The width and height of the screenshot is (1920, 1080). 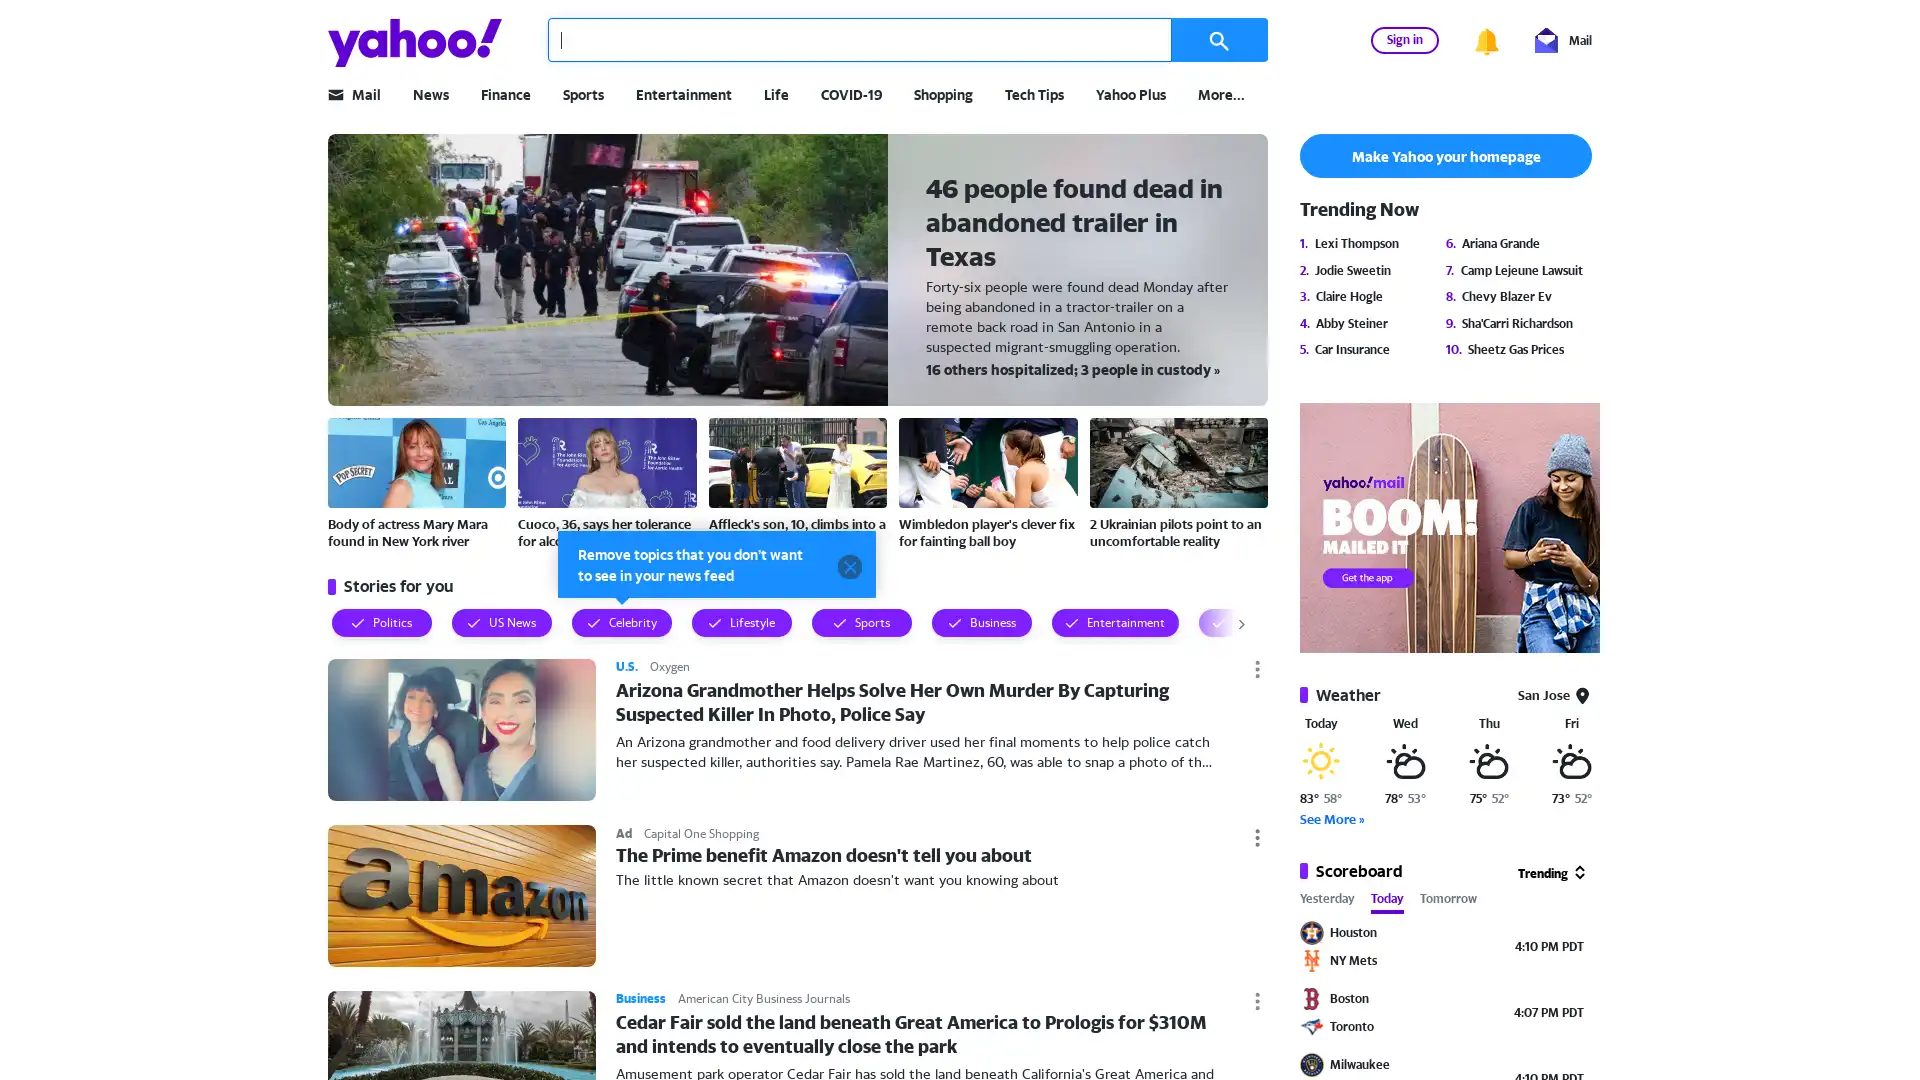 What do you see at coordinates (1218, 39) in the screenshot?
I see `Search` at bounding box center [1218, 39].